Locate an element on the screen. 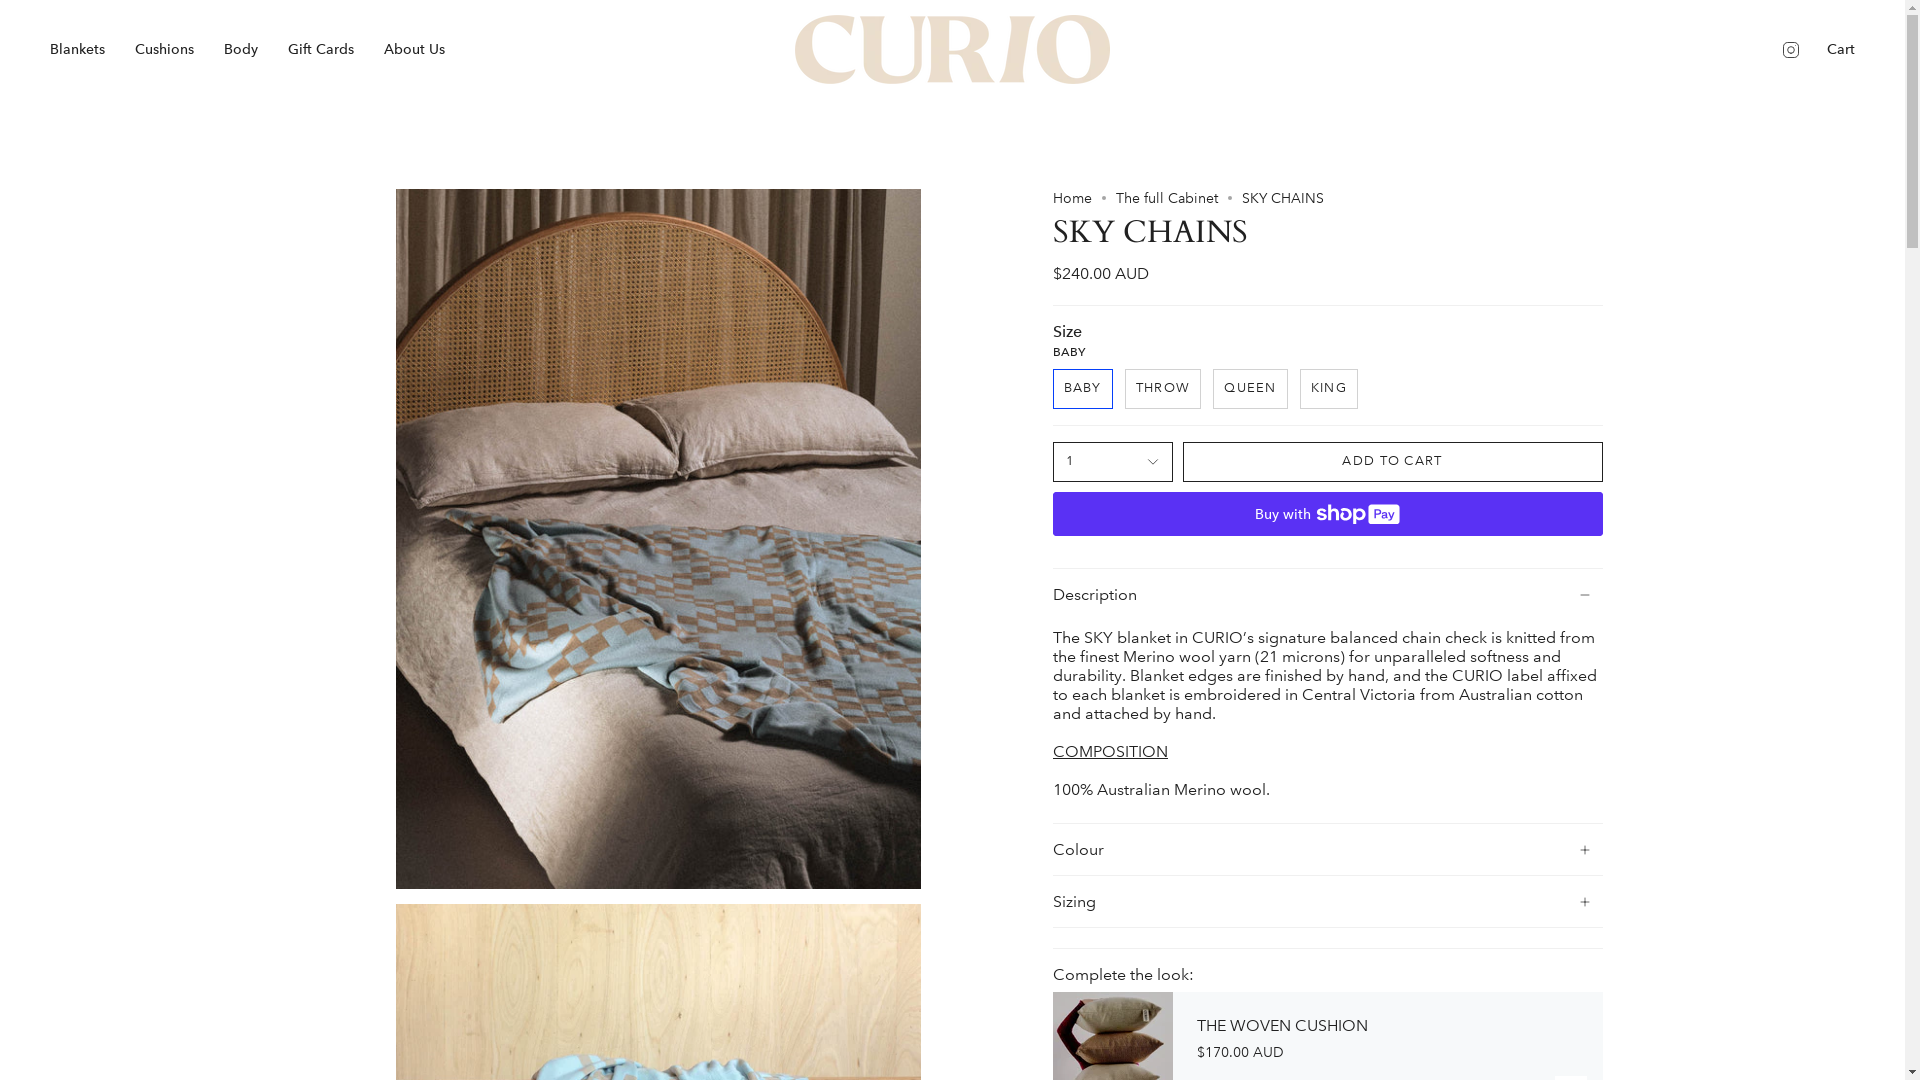 This screenshot has width=1920, height=1080. 'Instagram' is located at coordinates (1790, 47).